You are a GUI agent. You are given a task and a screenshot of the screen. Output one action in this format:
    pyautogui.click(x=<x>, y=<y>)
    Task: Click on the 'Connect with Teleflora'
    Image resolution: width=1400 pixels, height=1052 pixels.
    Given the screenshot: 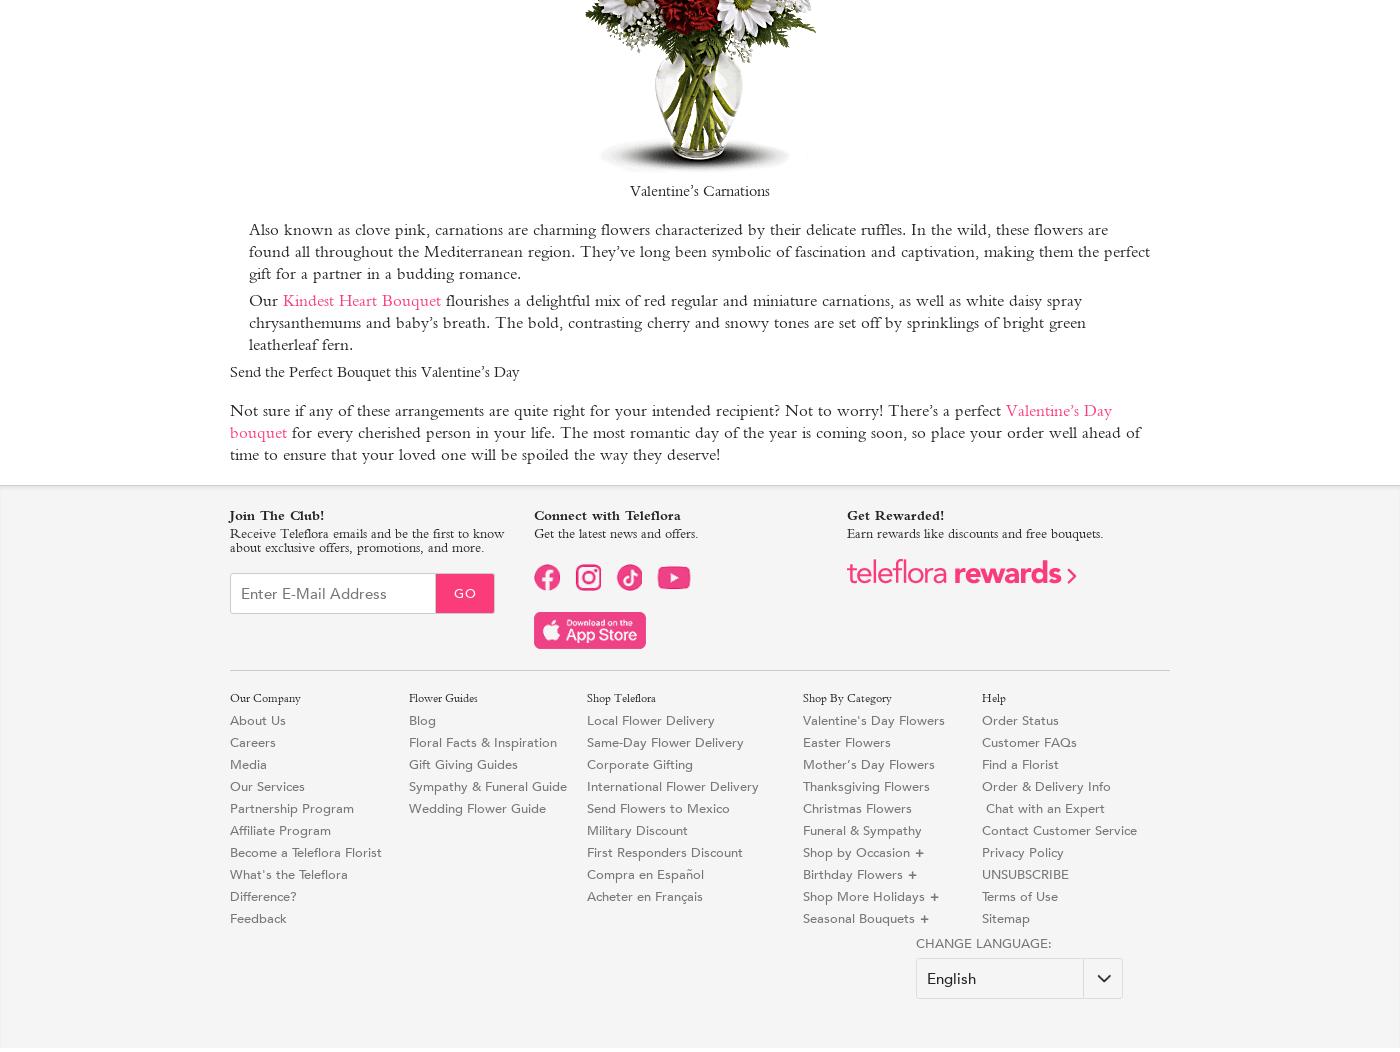 What is the action you would take?
    pyautogui.click(x=532, y=514)
    